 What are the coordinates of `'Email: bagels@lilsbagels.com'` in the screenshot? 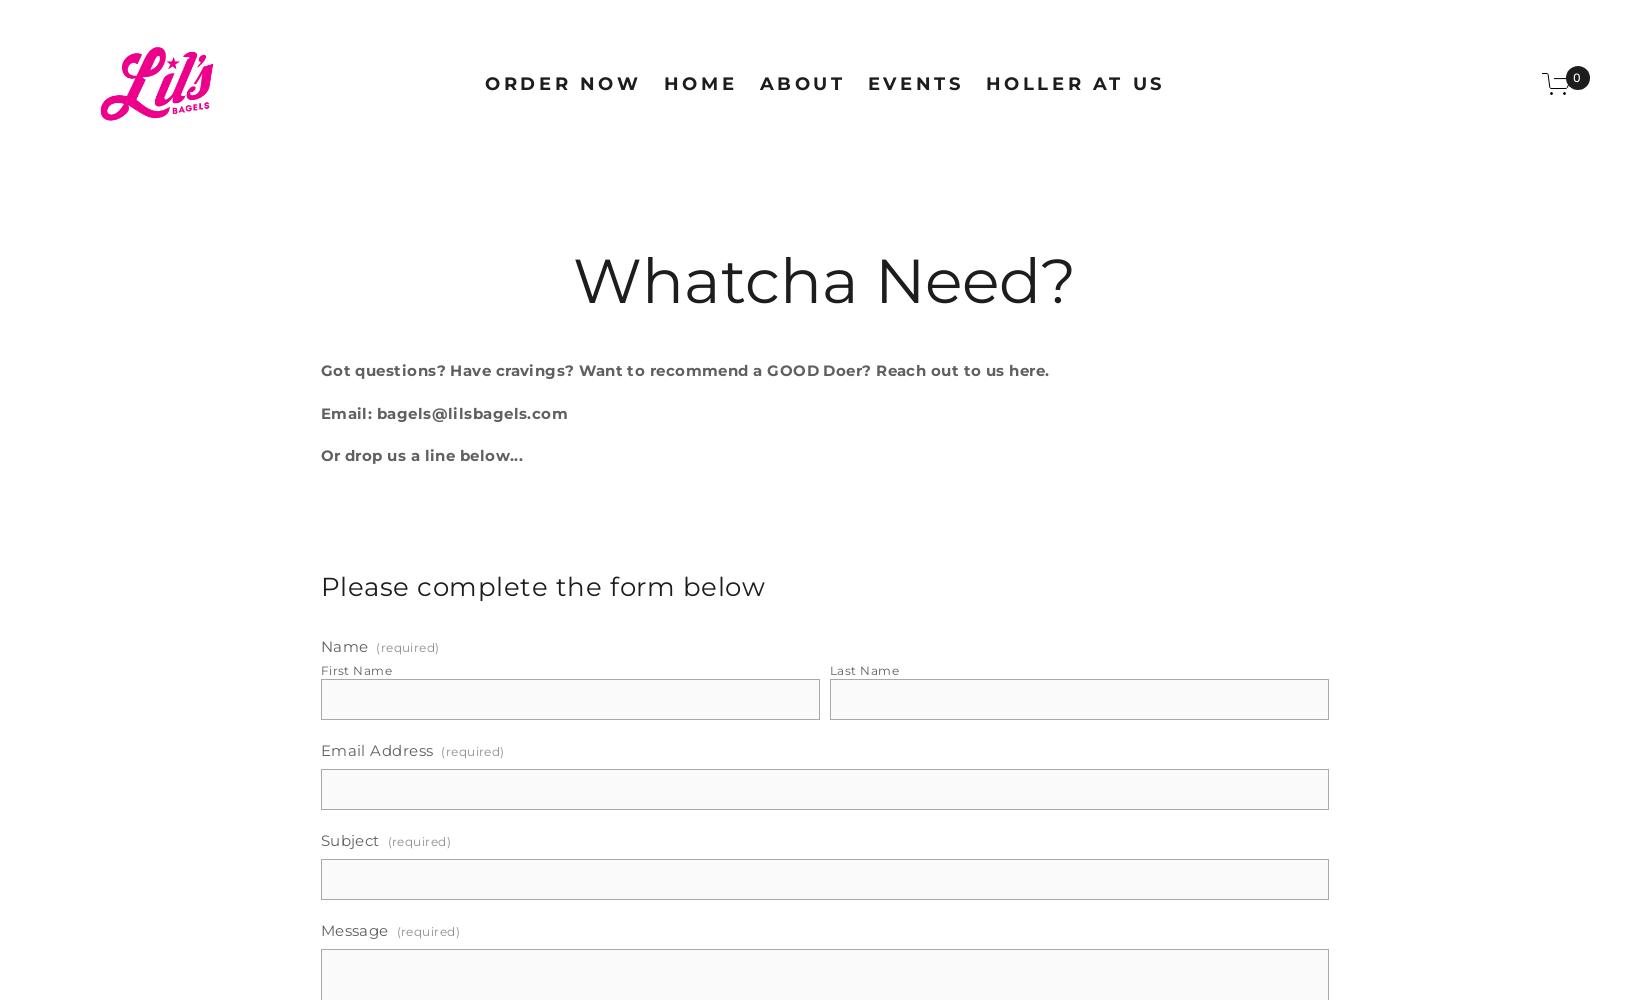 It's located at (443, 412).